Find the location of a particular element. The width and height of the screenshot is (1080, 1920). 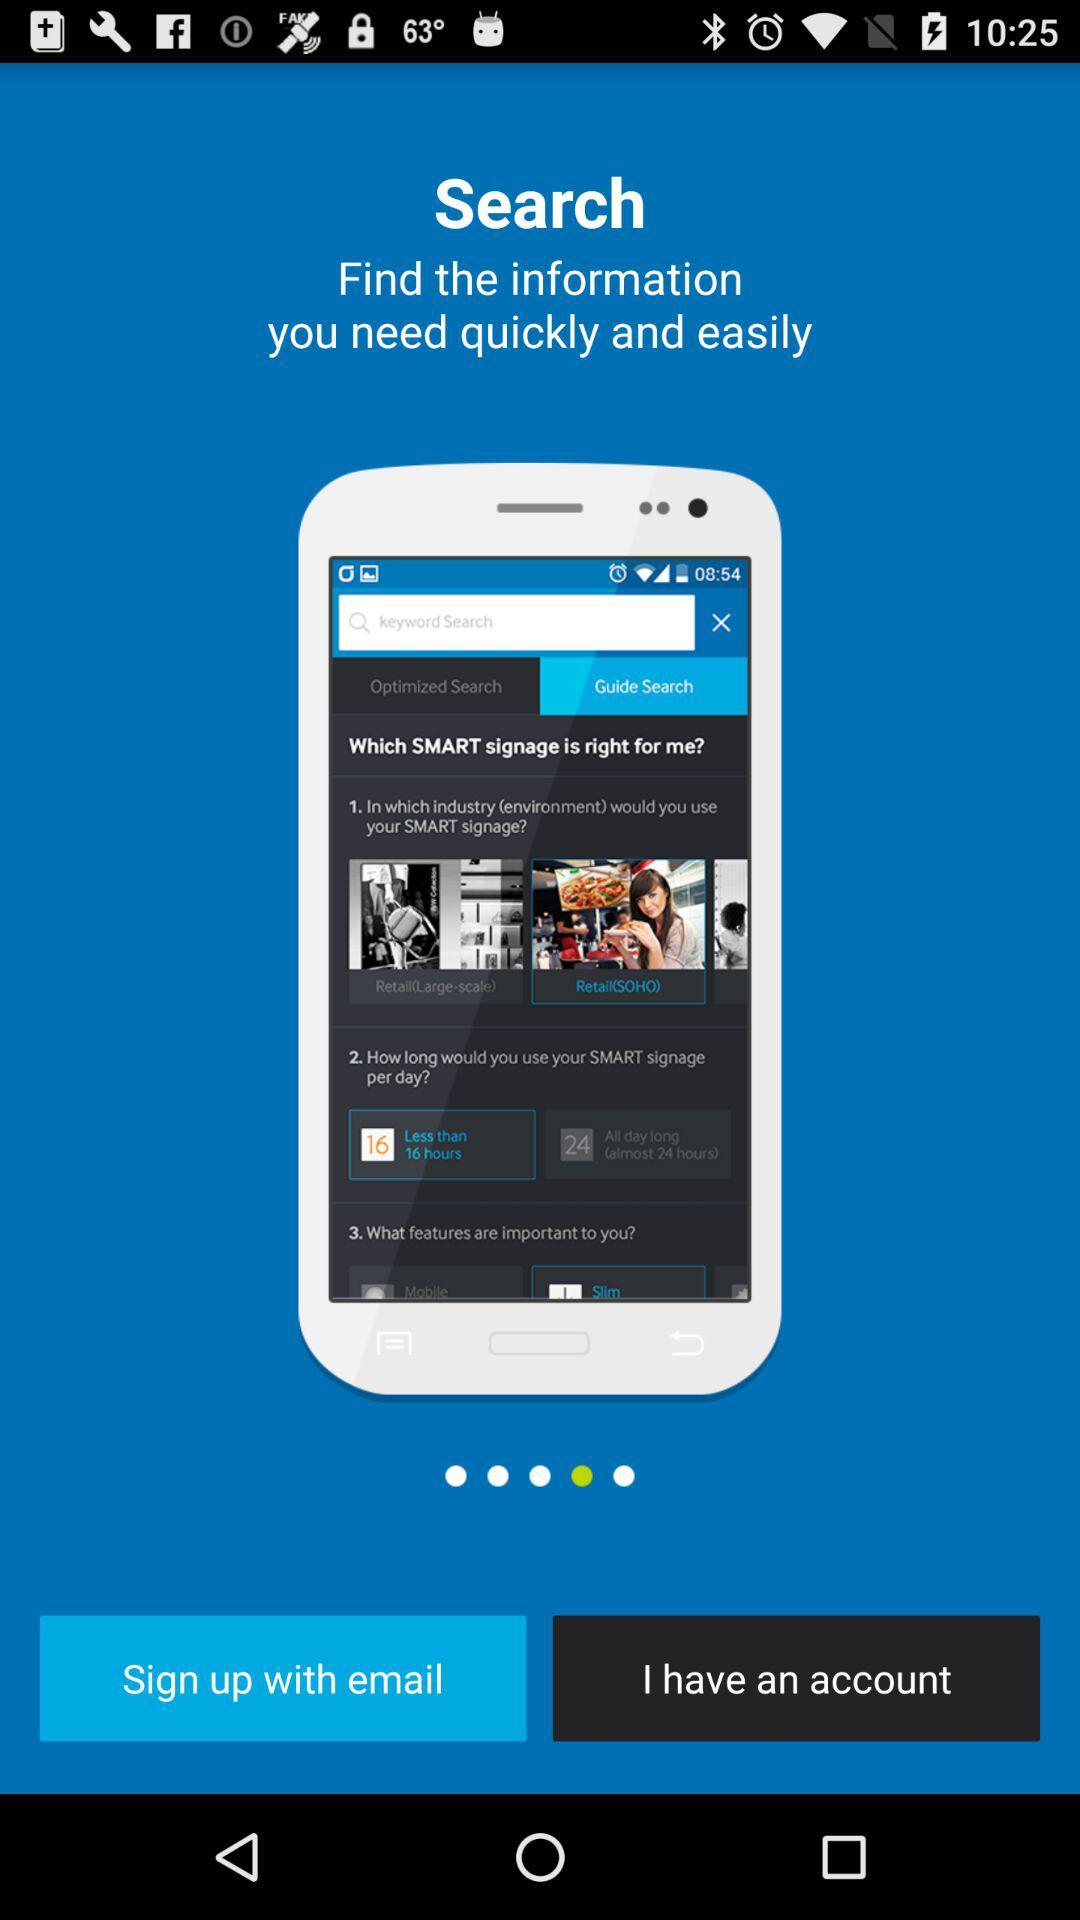

the item to the right of sign up with is located at coordinates (795, 1678).